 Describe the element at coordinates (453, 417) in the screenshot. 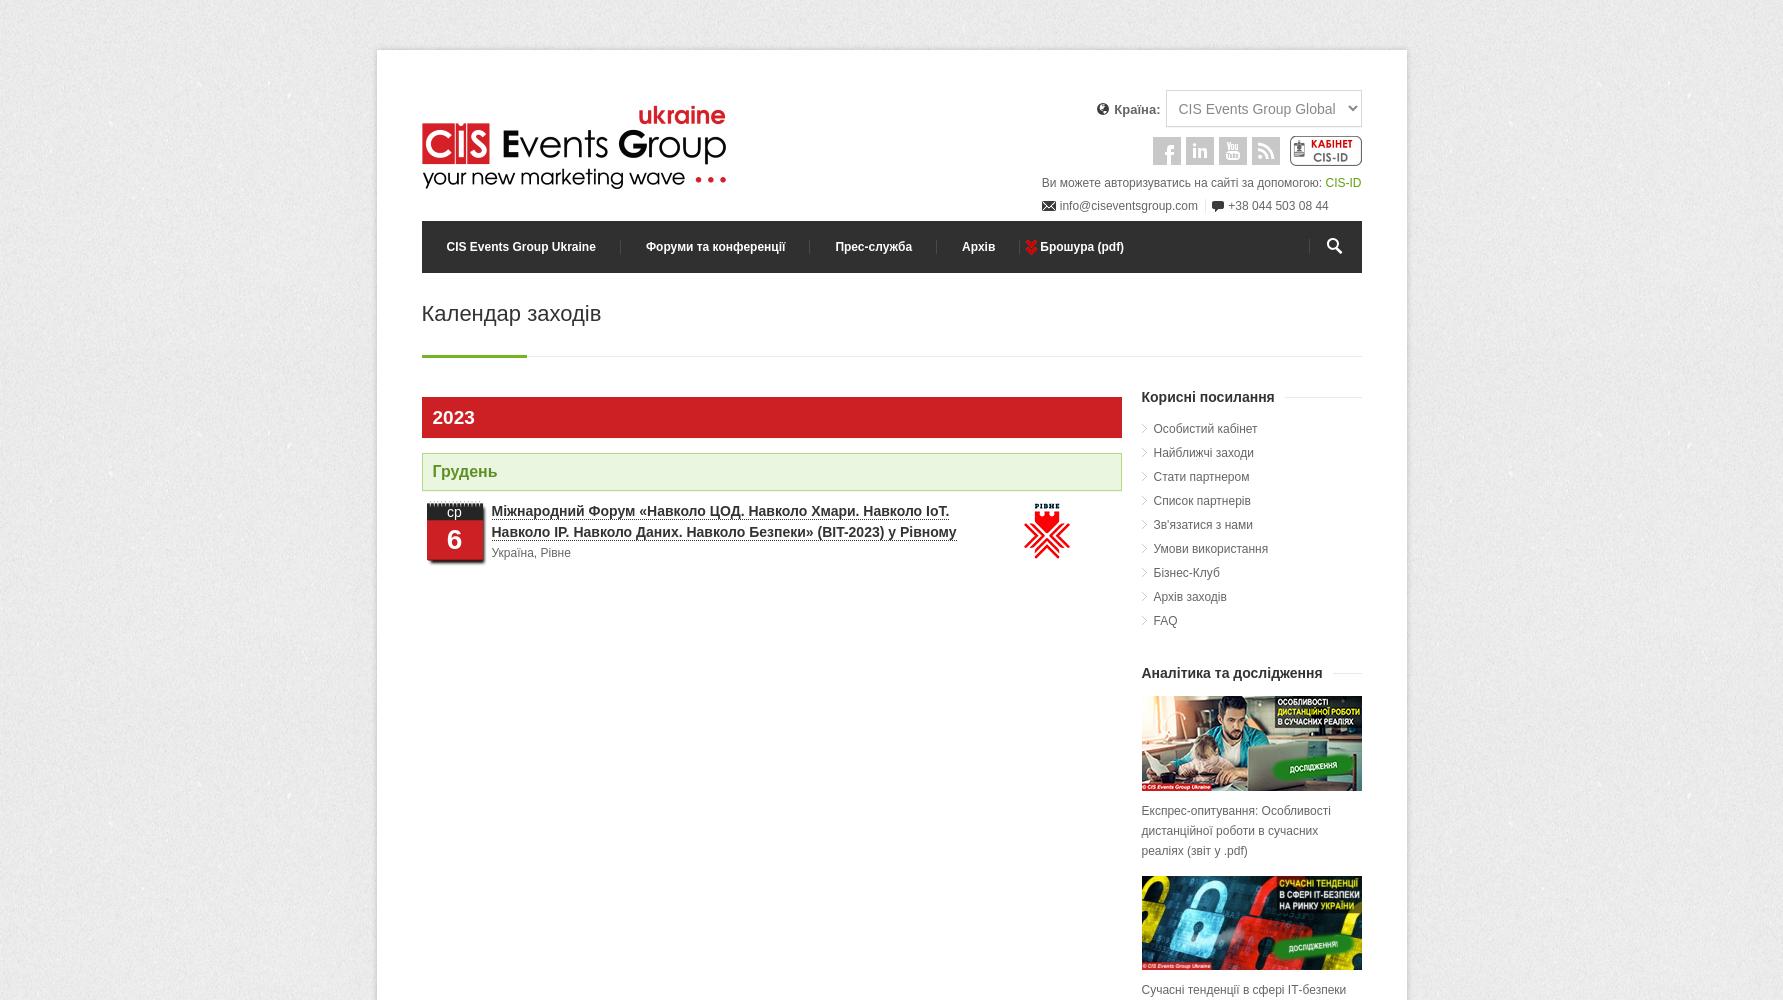

I see `'2023'` at that location.